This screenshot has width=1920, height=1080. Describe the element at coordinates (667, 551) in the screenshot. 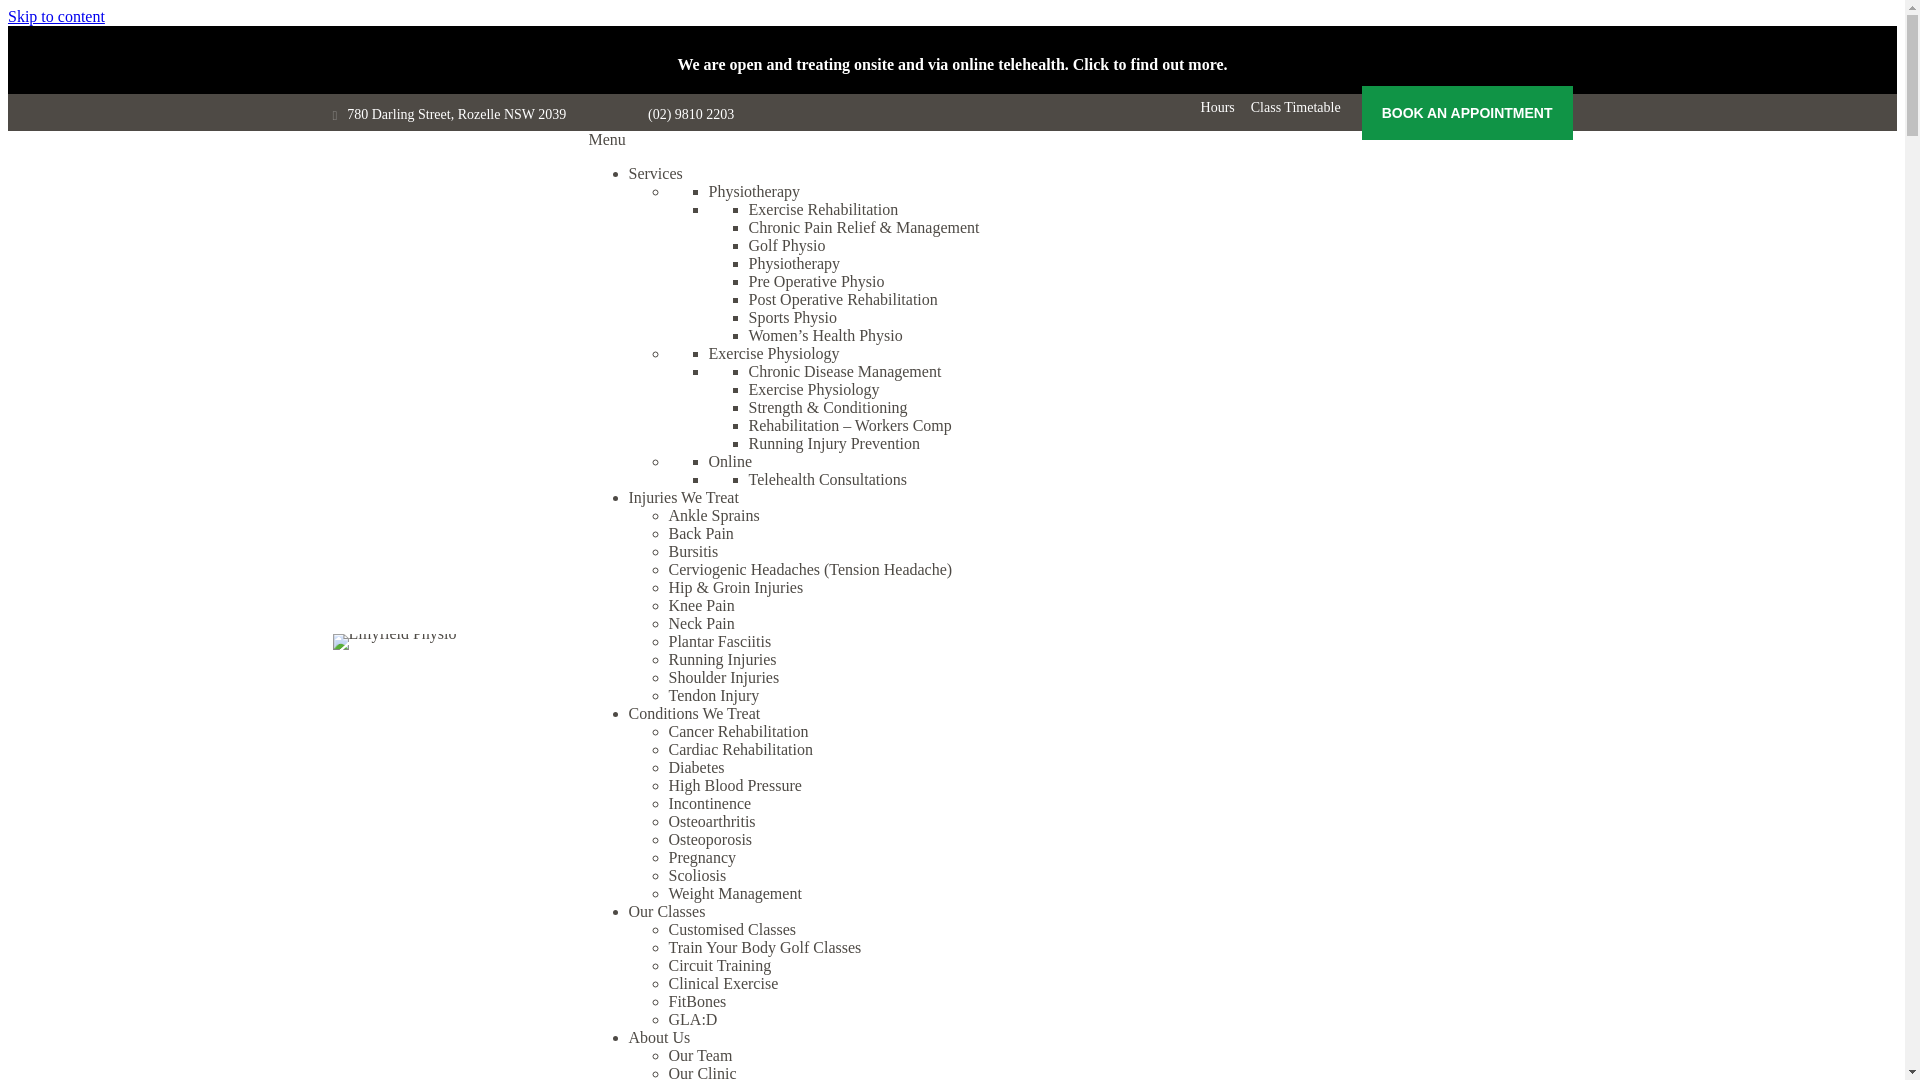

I see `'Bursitis'` at that location.